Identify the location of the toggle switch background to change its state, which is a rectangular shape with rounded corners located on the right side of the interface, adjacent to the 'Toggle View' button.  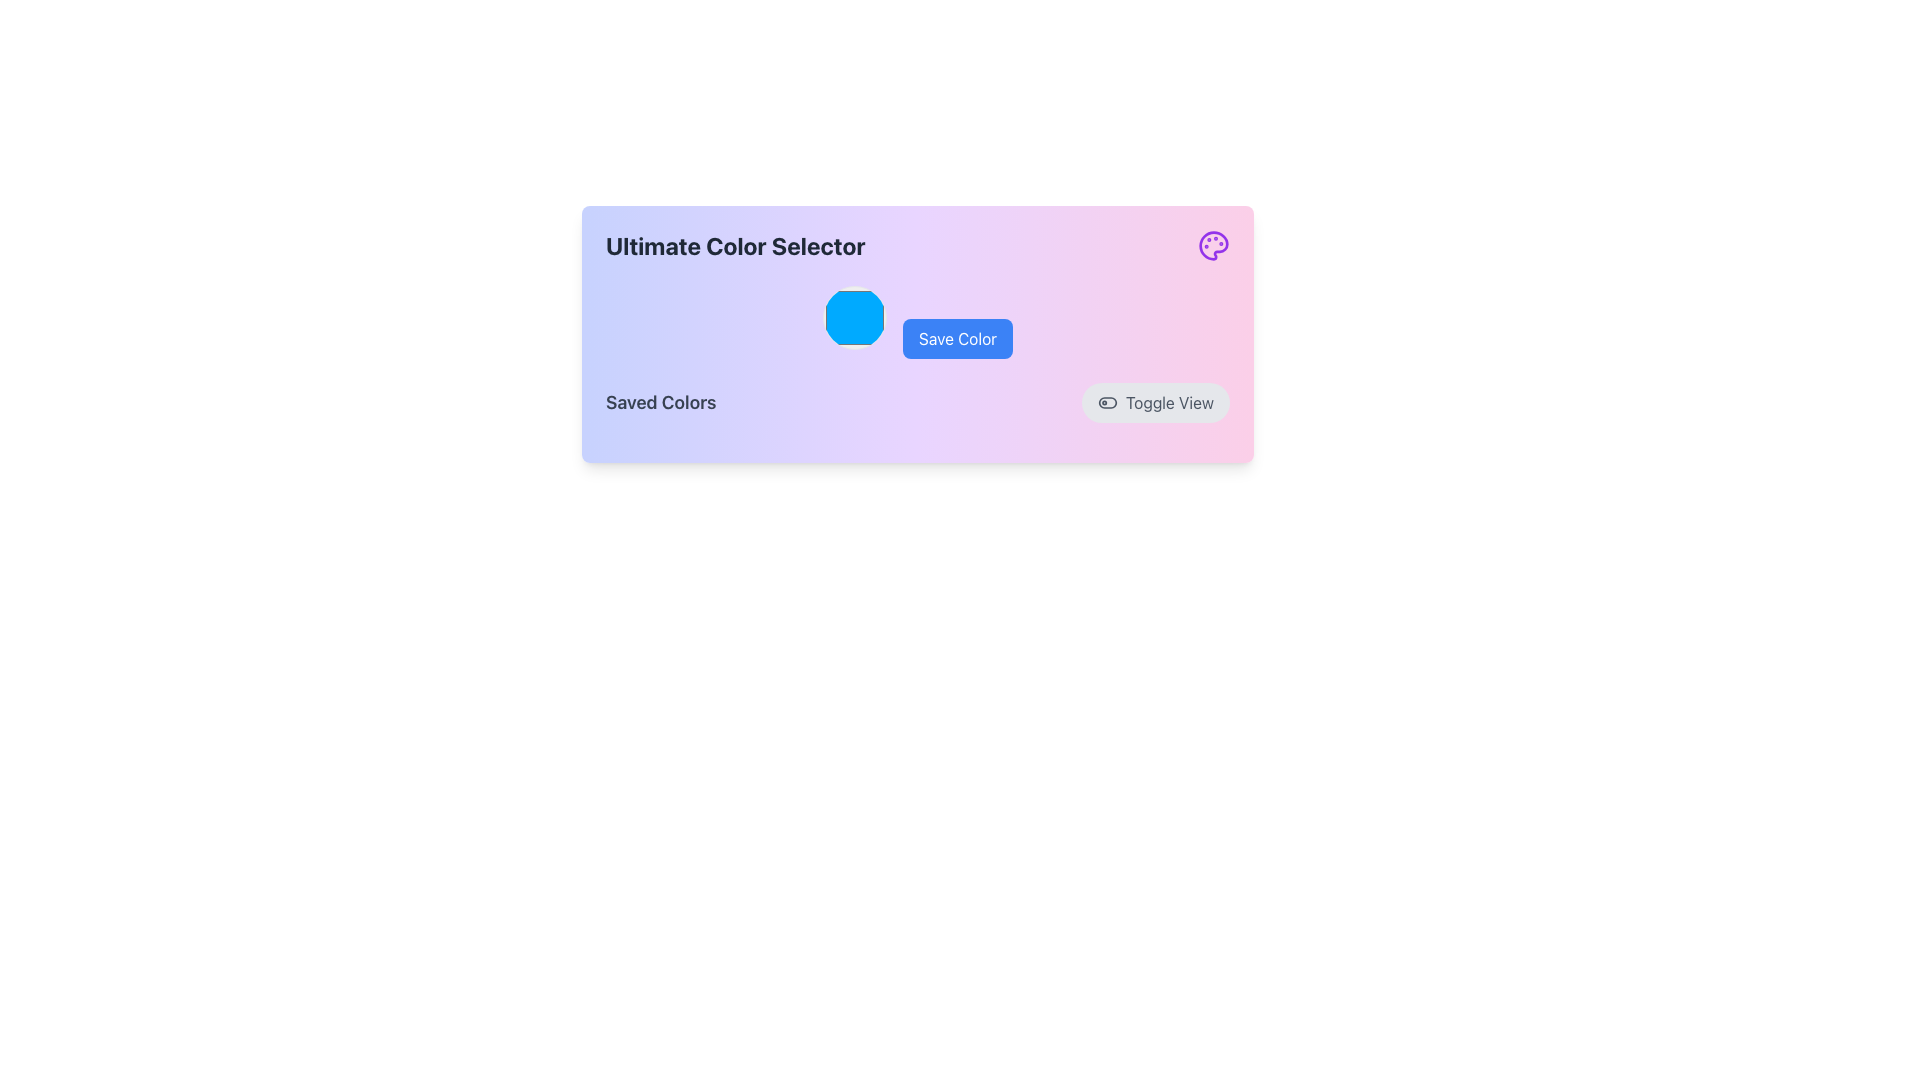
(1107, 402).